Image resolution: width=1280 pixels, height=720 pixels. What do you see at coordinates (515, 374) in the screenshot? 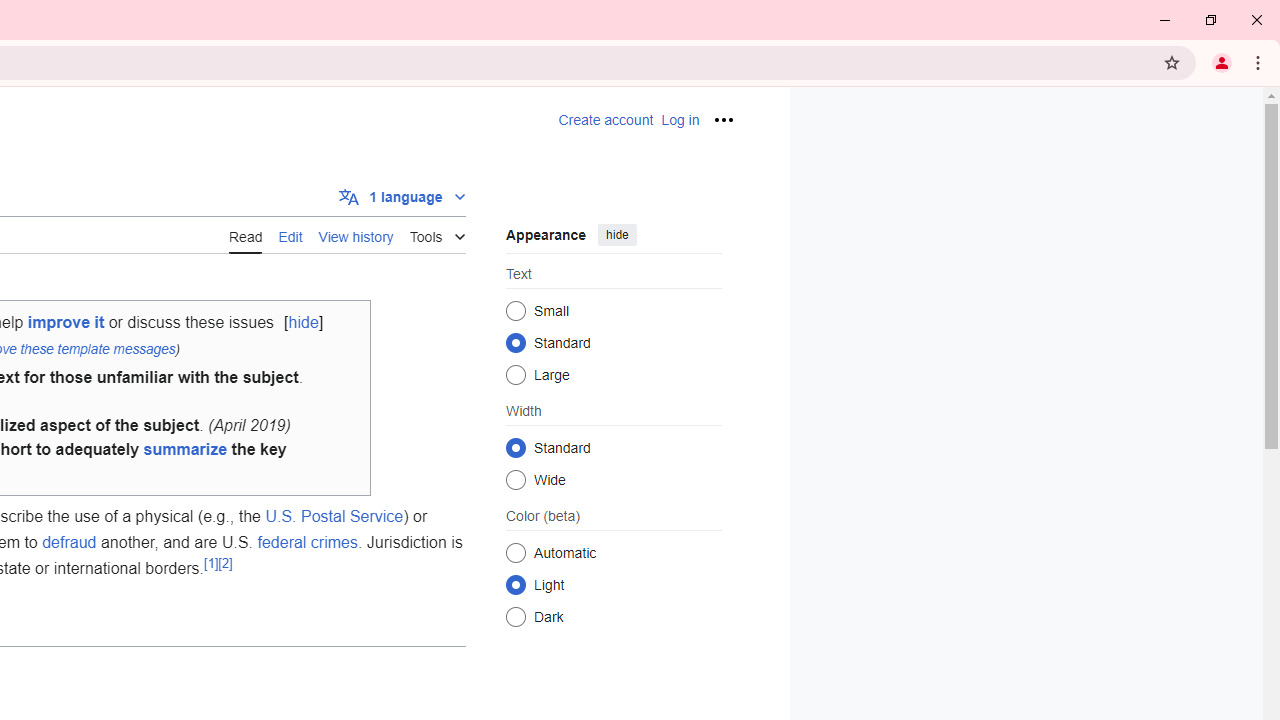
I see `'Large'` at bounding box center [515, 374].